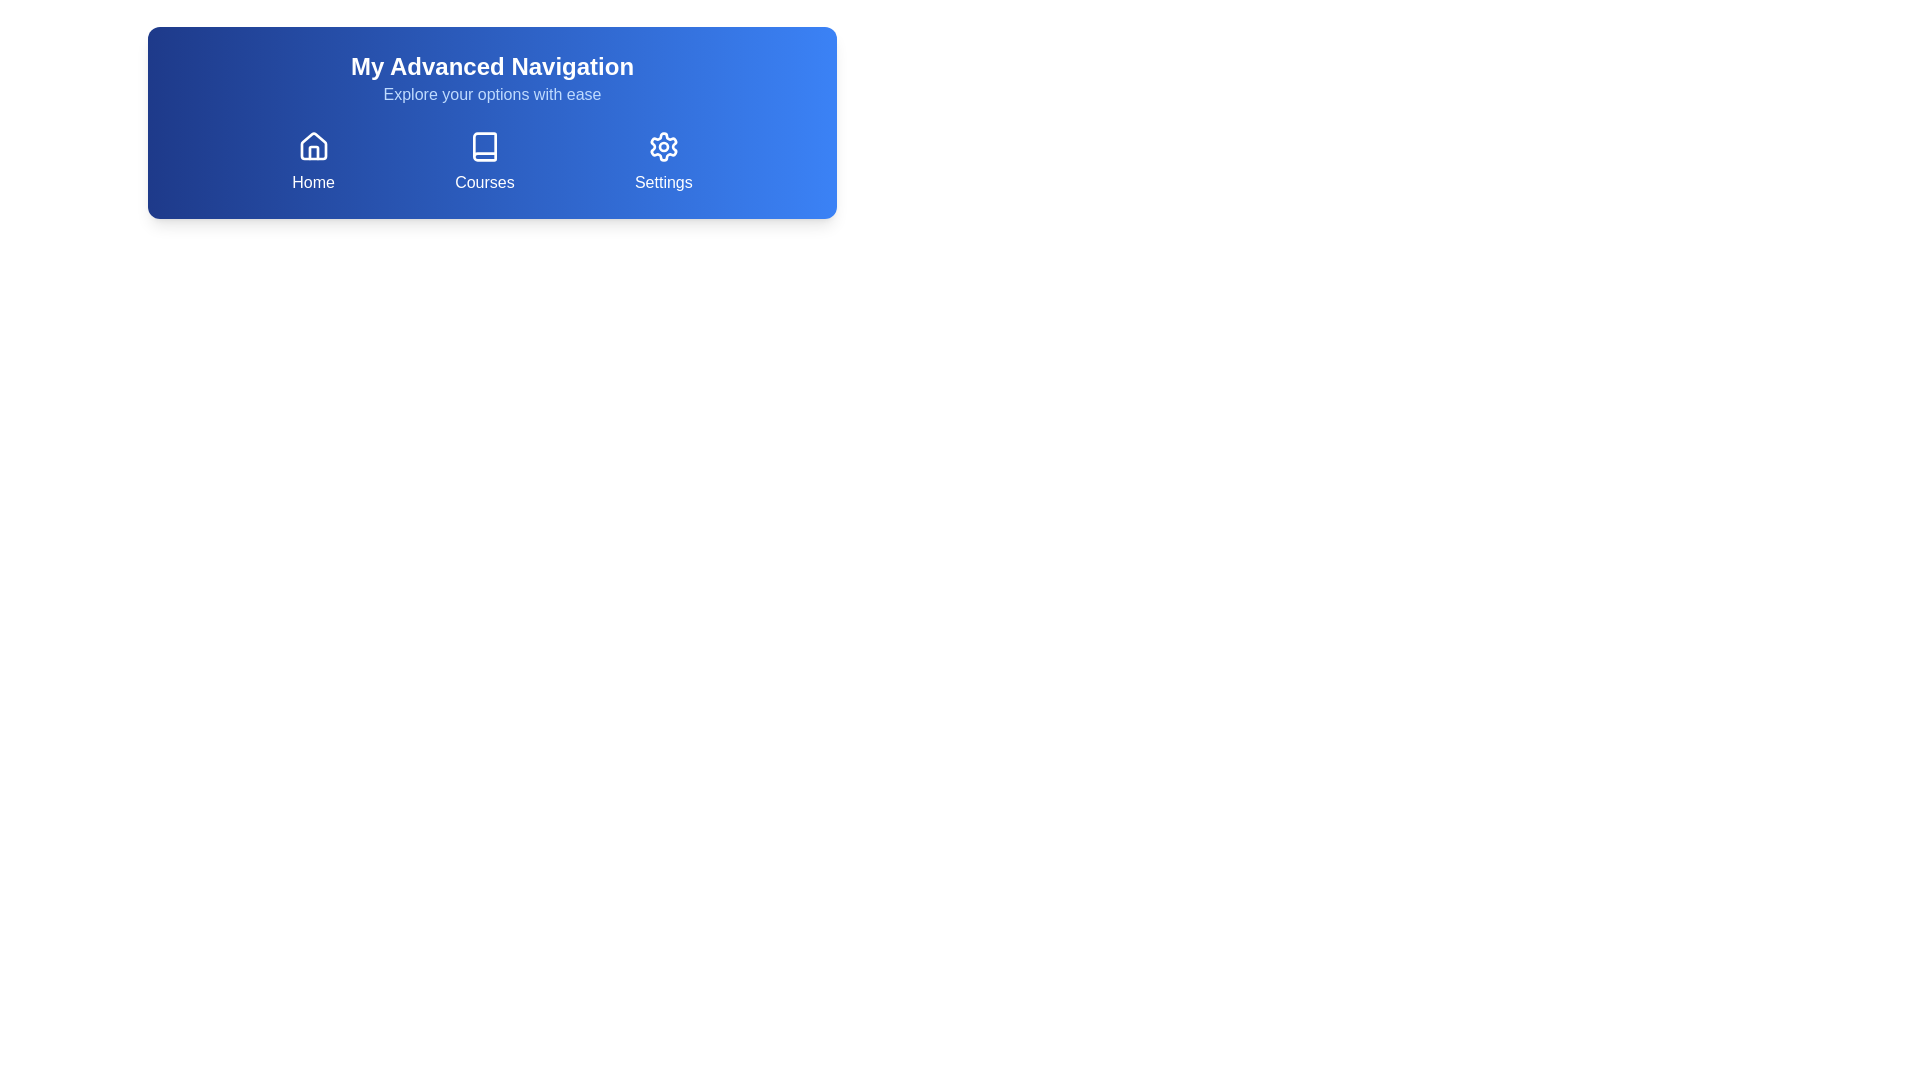 The width and height of the screenshot is (1920, 1080). Describe the element at coordinates (484, 145) in the screenshot. I see `the 'Courses' icon located directly below the 'Courses' label text` at that location.